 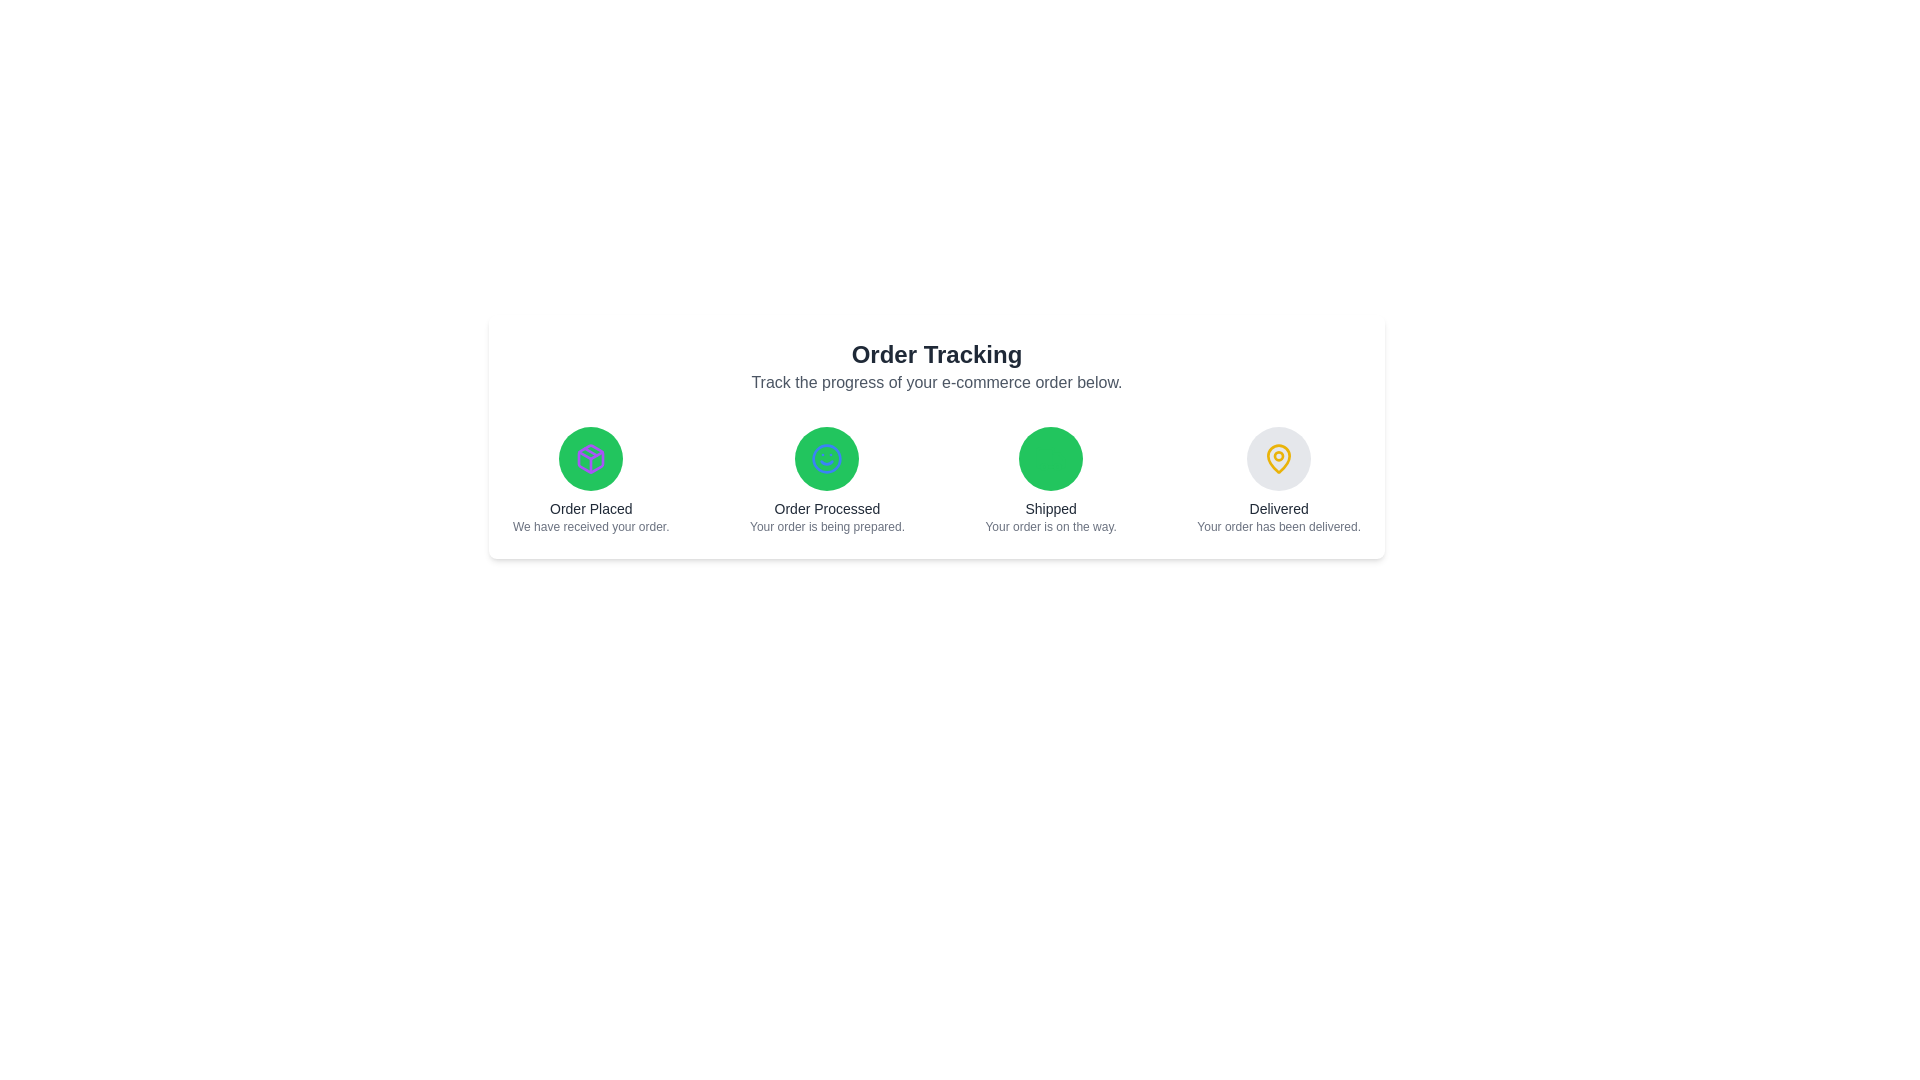 I want to click on the green circular icon with a truck symbol and the text 'Shipped' along with the description 'Your order is on the way.' in the progress tracker stage indicator, so click(x=1050, y=481).